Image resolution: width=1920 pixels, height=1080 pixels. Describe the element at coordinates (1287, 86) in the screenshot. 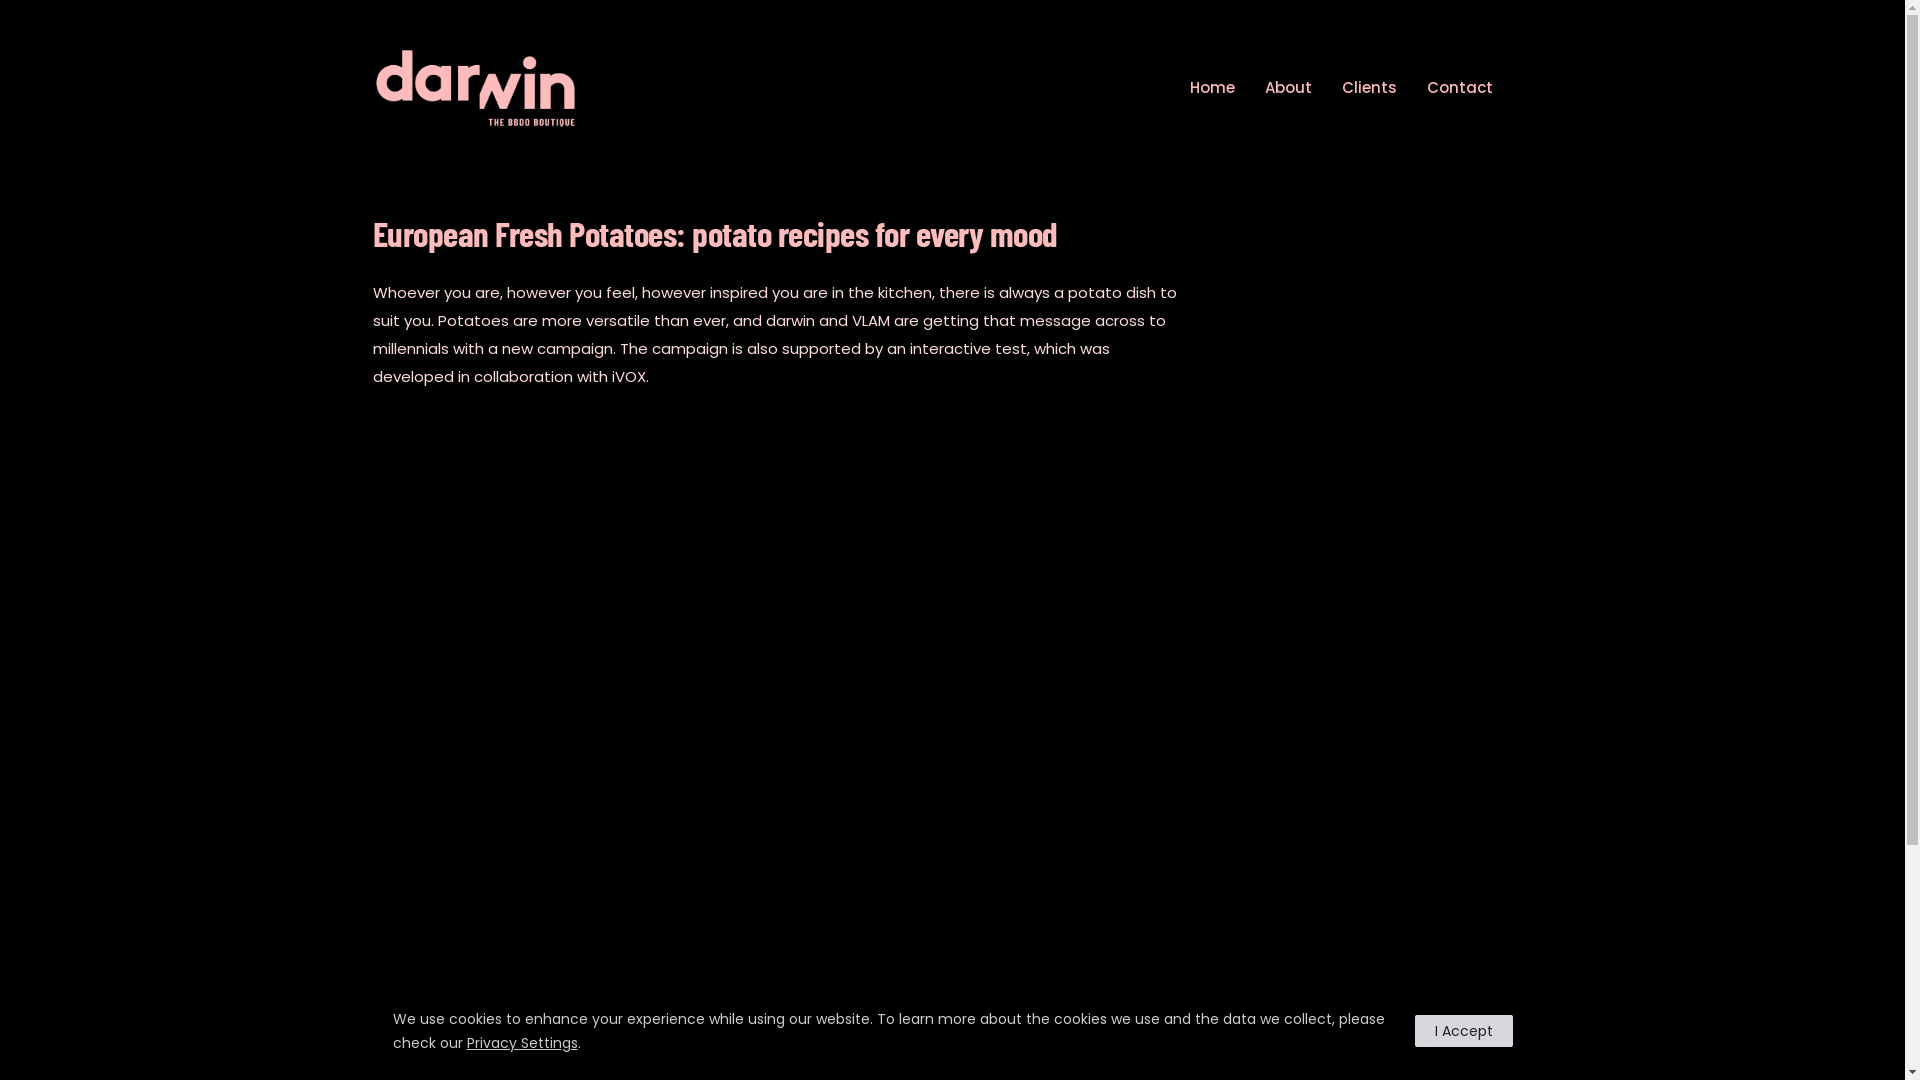

I see `'About'` at that location.